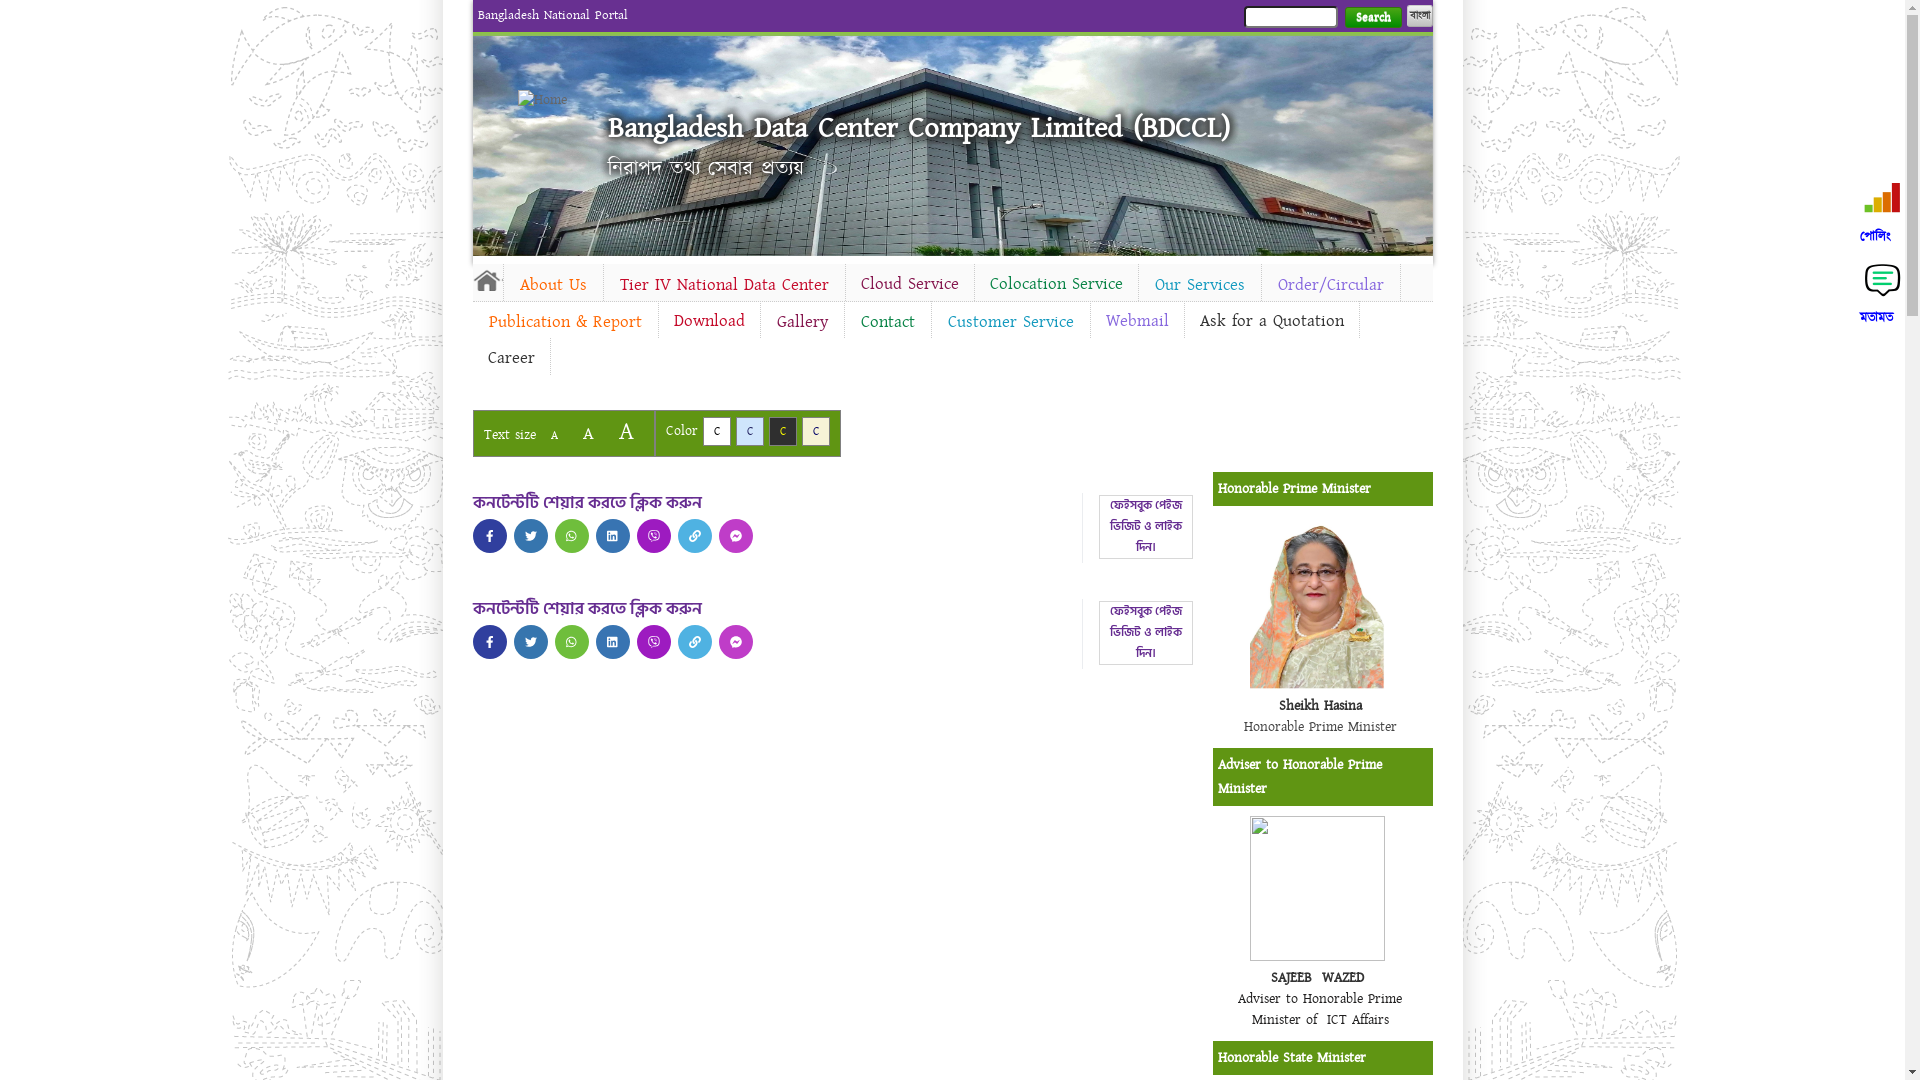 The height and width of the screenshot is (1080, 1920). What do you see at coordinates (748, 430) in the screenshot?
I see `'C'` at bounding box center [748, 430].